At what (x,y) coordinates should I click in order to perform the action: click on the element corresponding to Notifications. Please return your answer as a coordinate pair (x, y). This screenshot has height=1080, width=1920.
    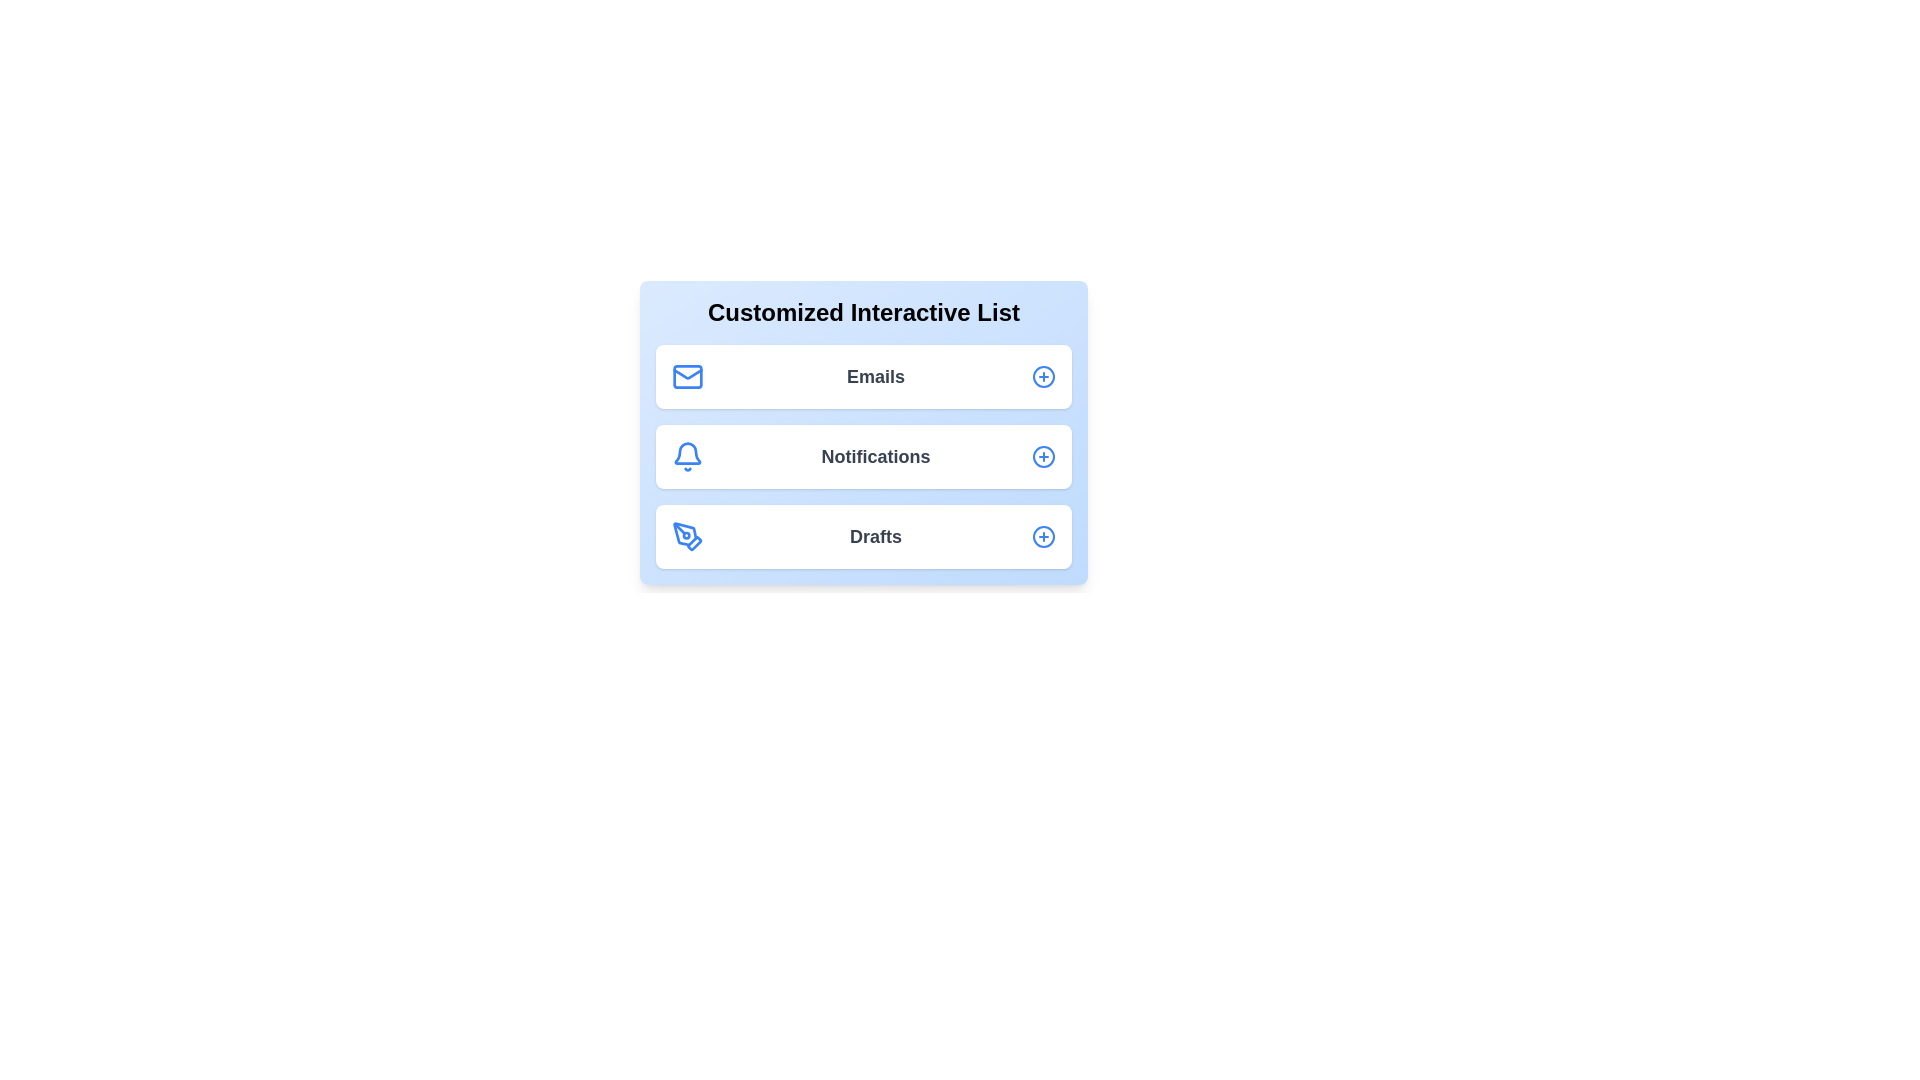
    Looking at the image, I should click on (864, 456).